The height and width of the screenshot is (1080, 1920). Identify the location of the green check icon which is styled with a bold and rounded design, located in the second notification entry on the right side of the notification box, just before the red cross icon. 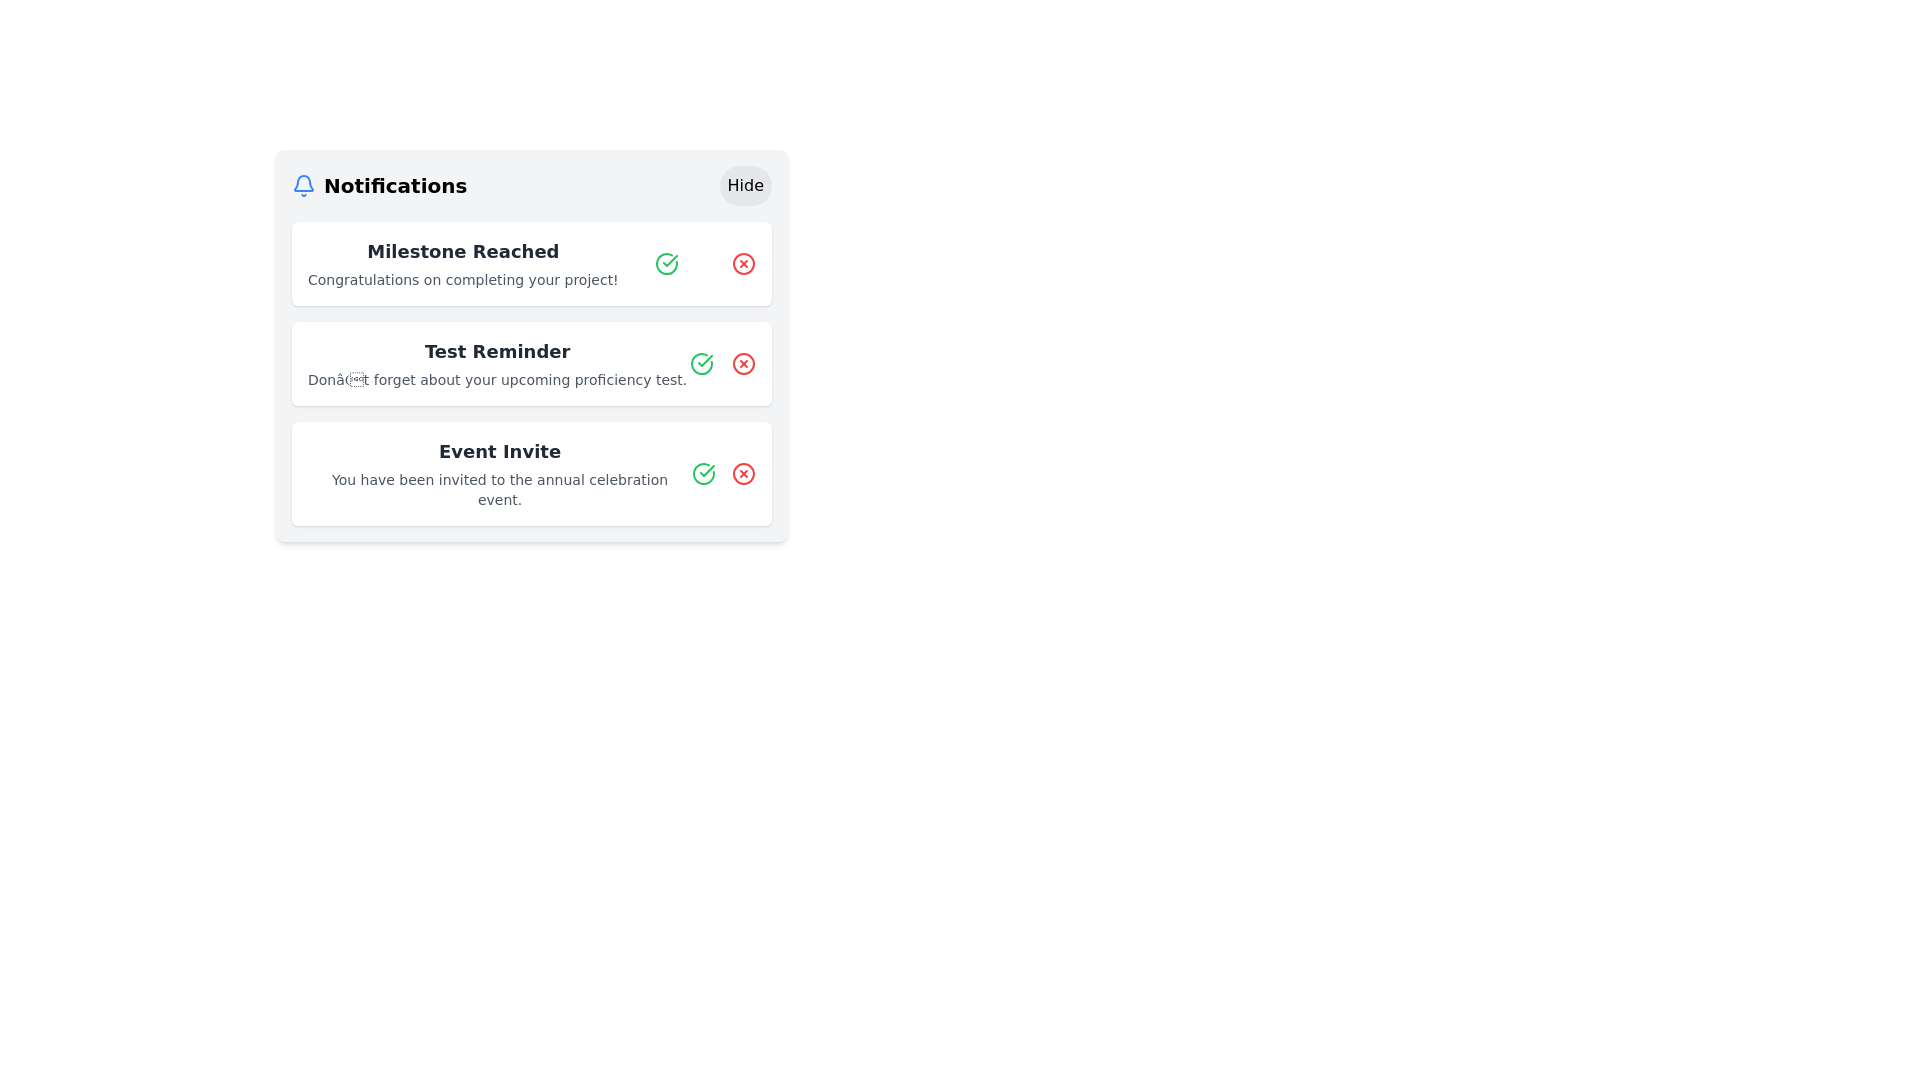
(707, 470).